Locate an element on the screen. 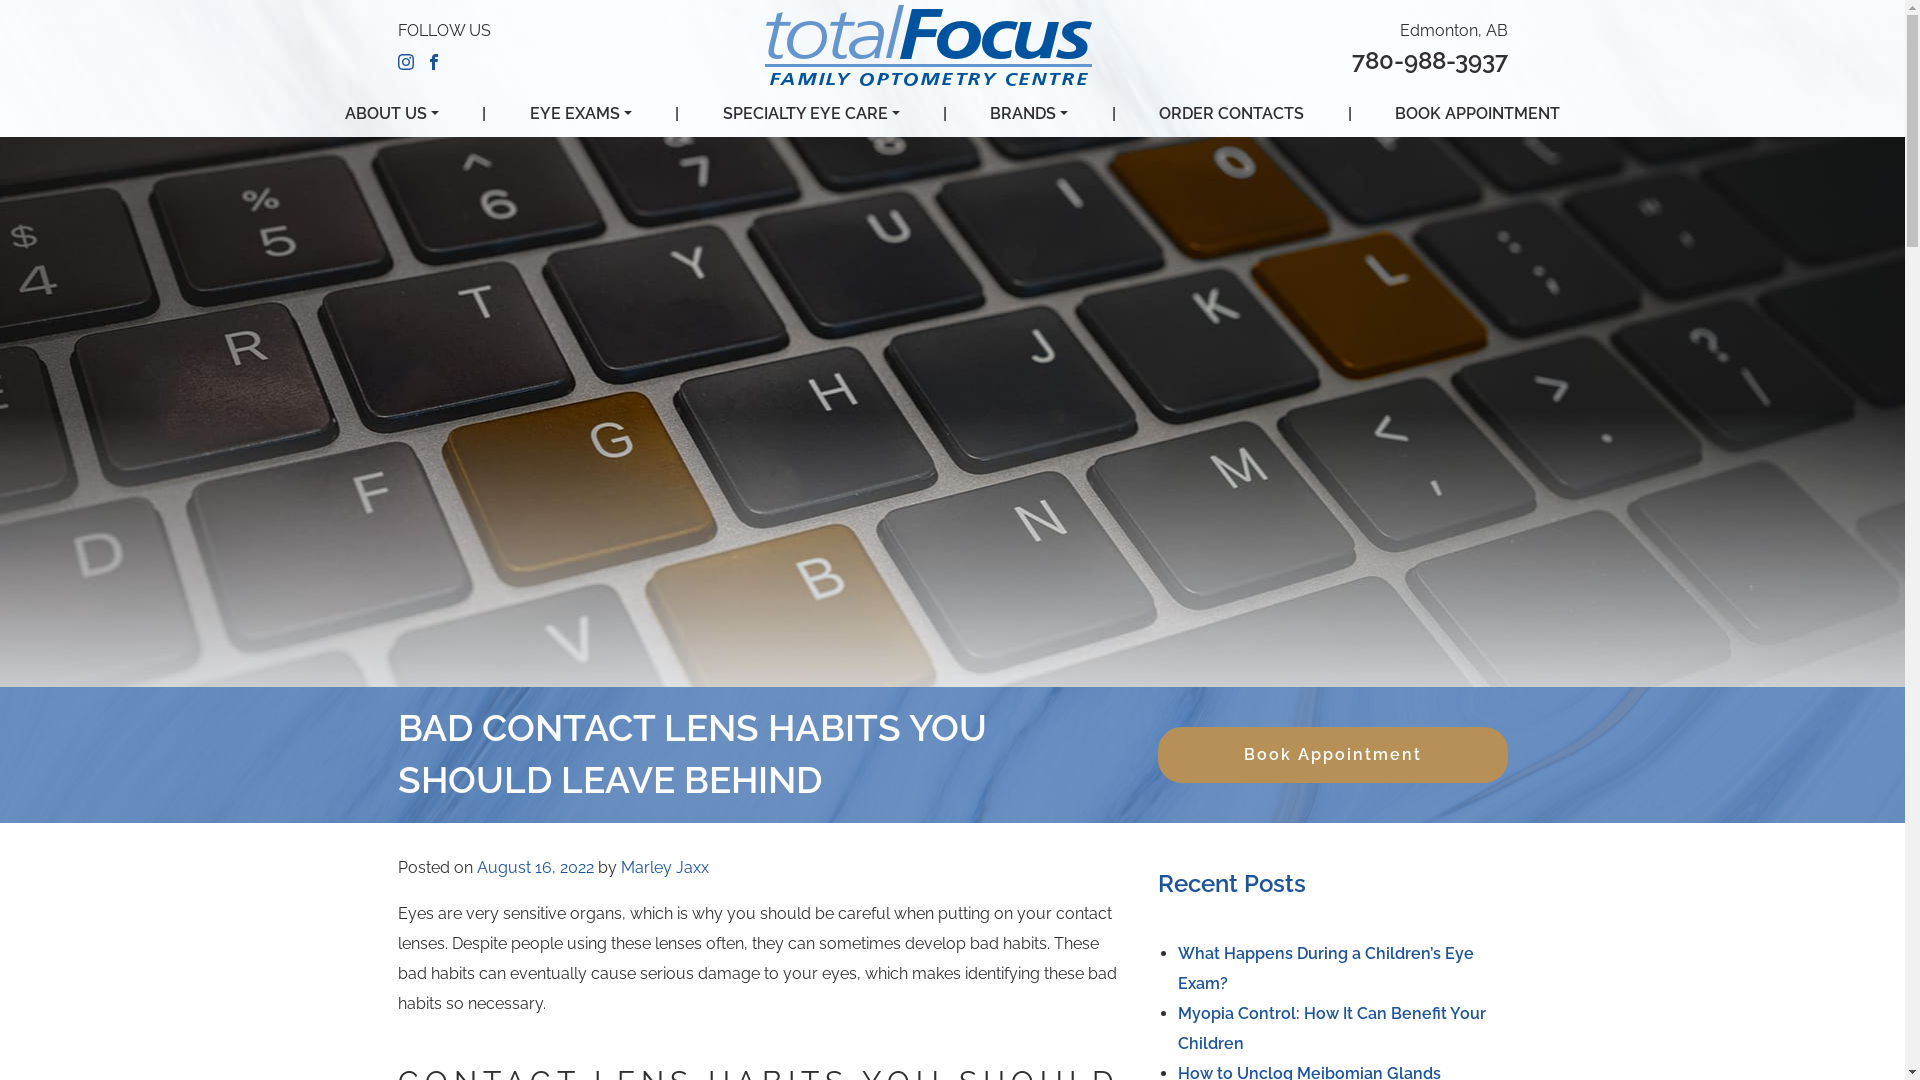 The height and width of the screenshot is (1080, 1920). 'Facebook' is located at coordinates (432, 59).